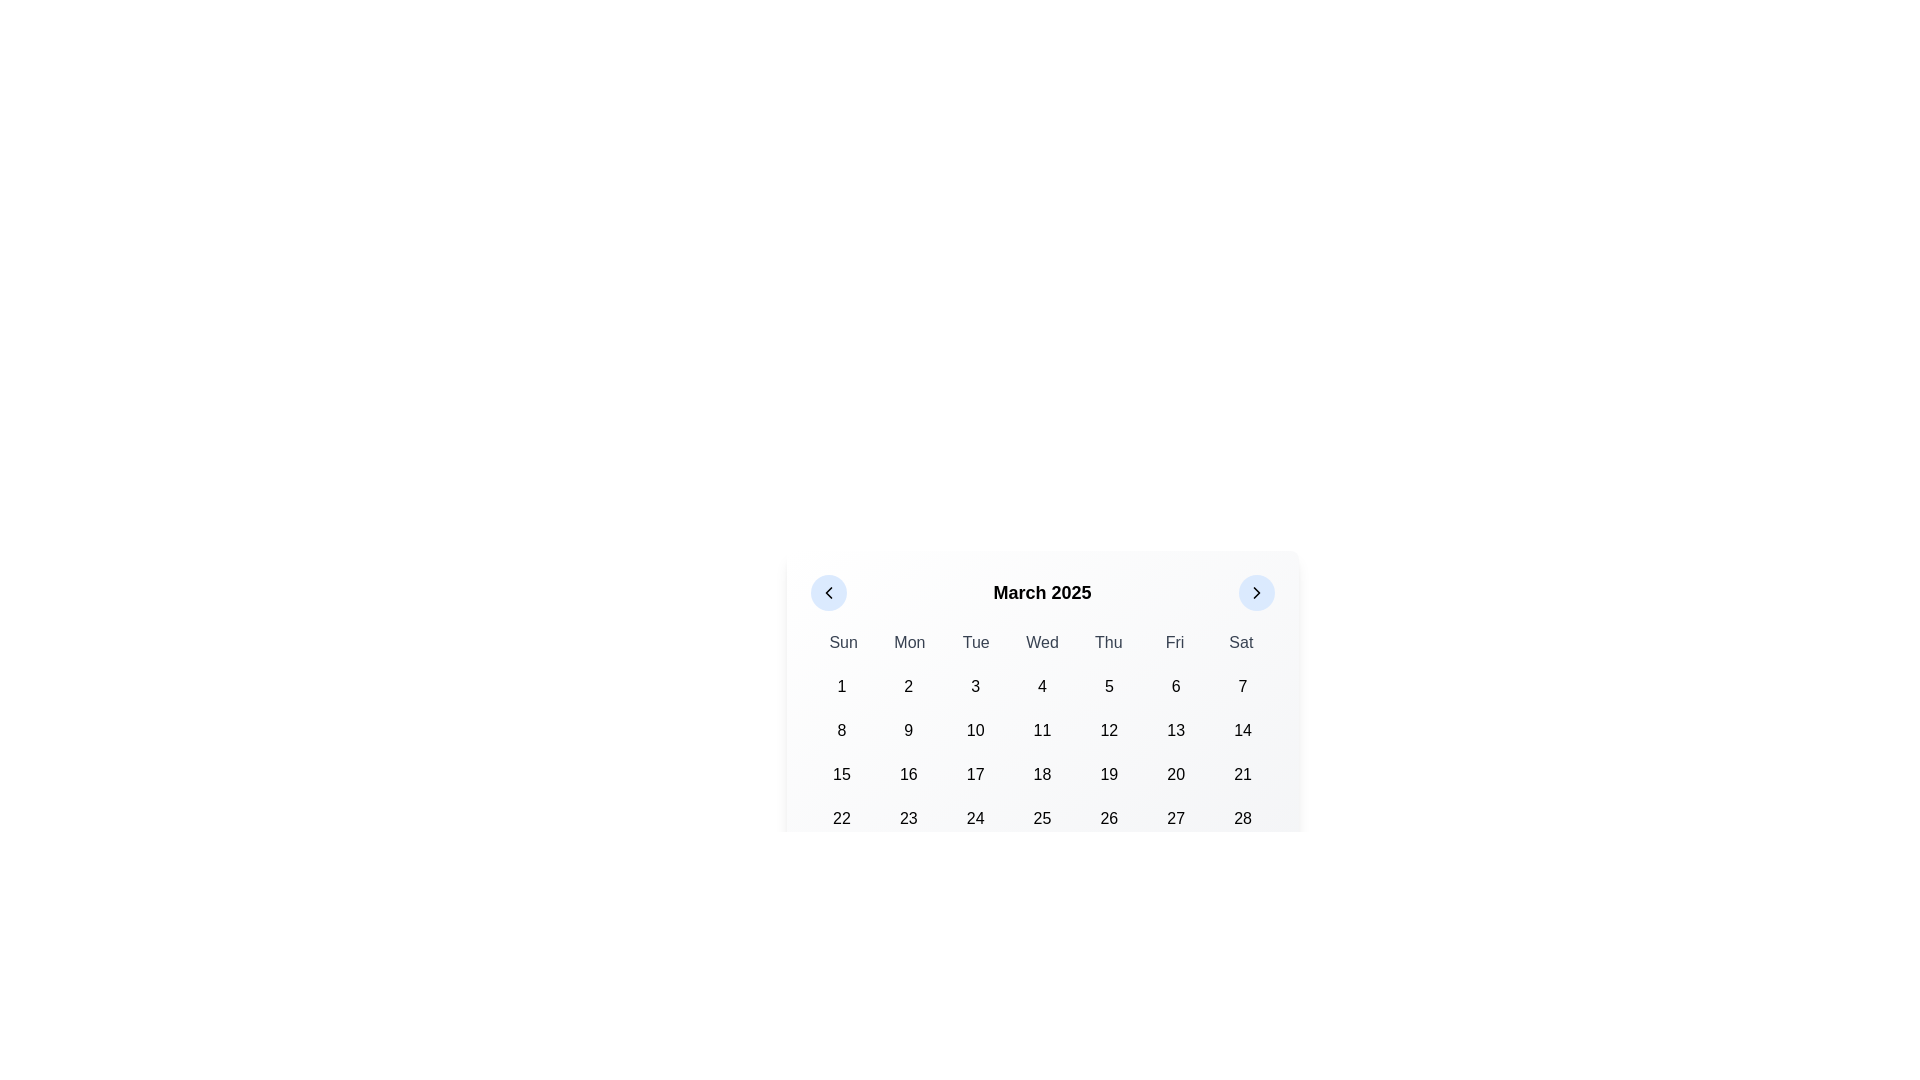  What do you see at coordinates (907, 685) in the screenshot?
I see `the button labeled '2', which is a rectangular button with a rounded border` at bounding box center [907, 685].